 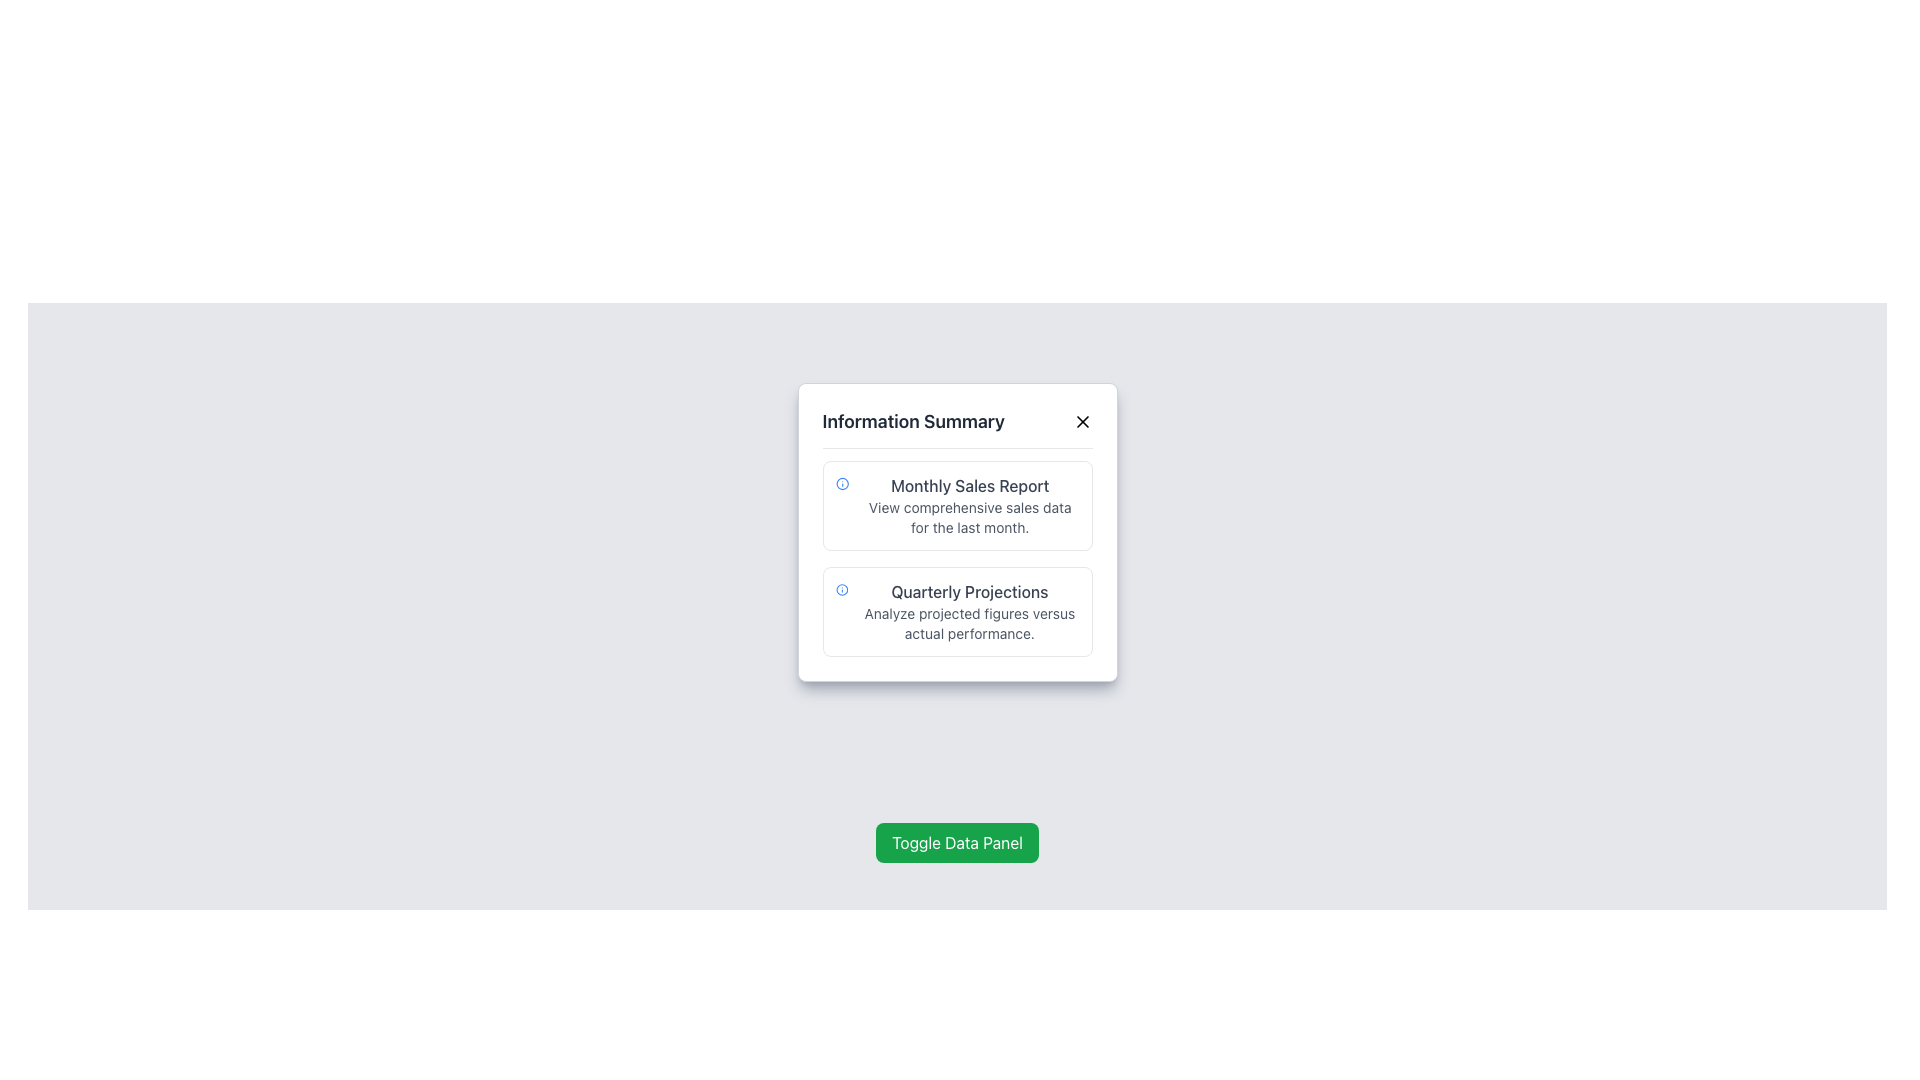 I want to click on static text label that serves as the title for the modal box, located near the top-left corner of the modal box, so click(x=912, y=420).